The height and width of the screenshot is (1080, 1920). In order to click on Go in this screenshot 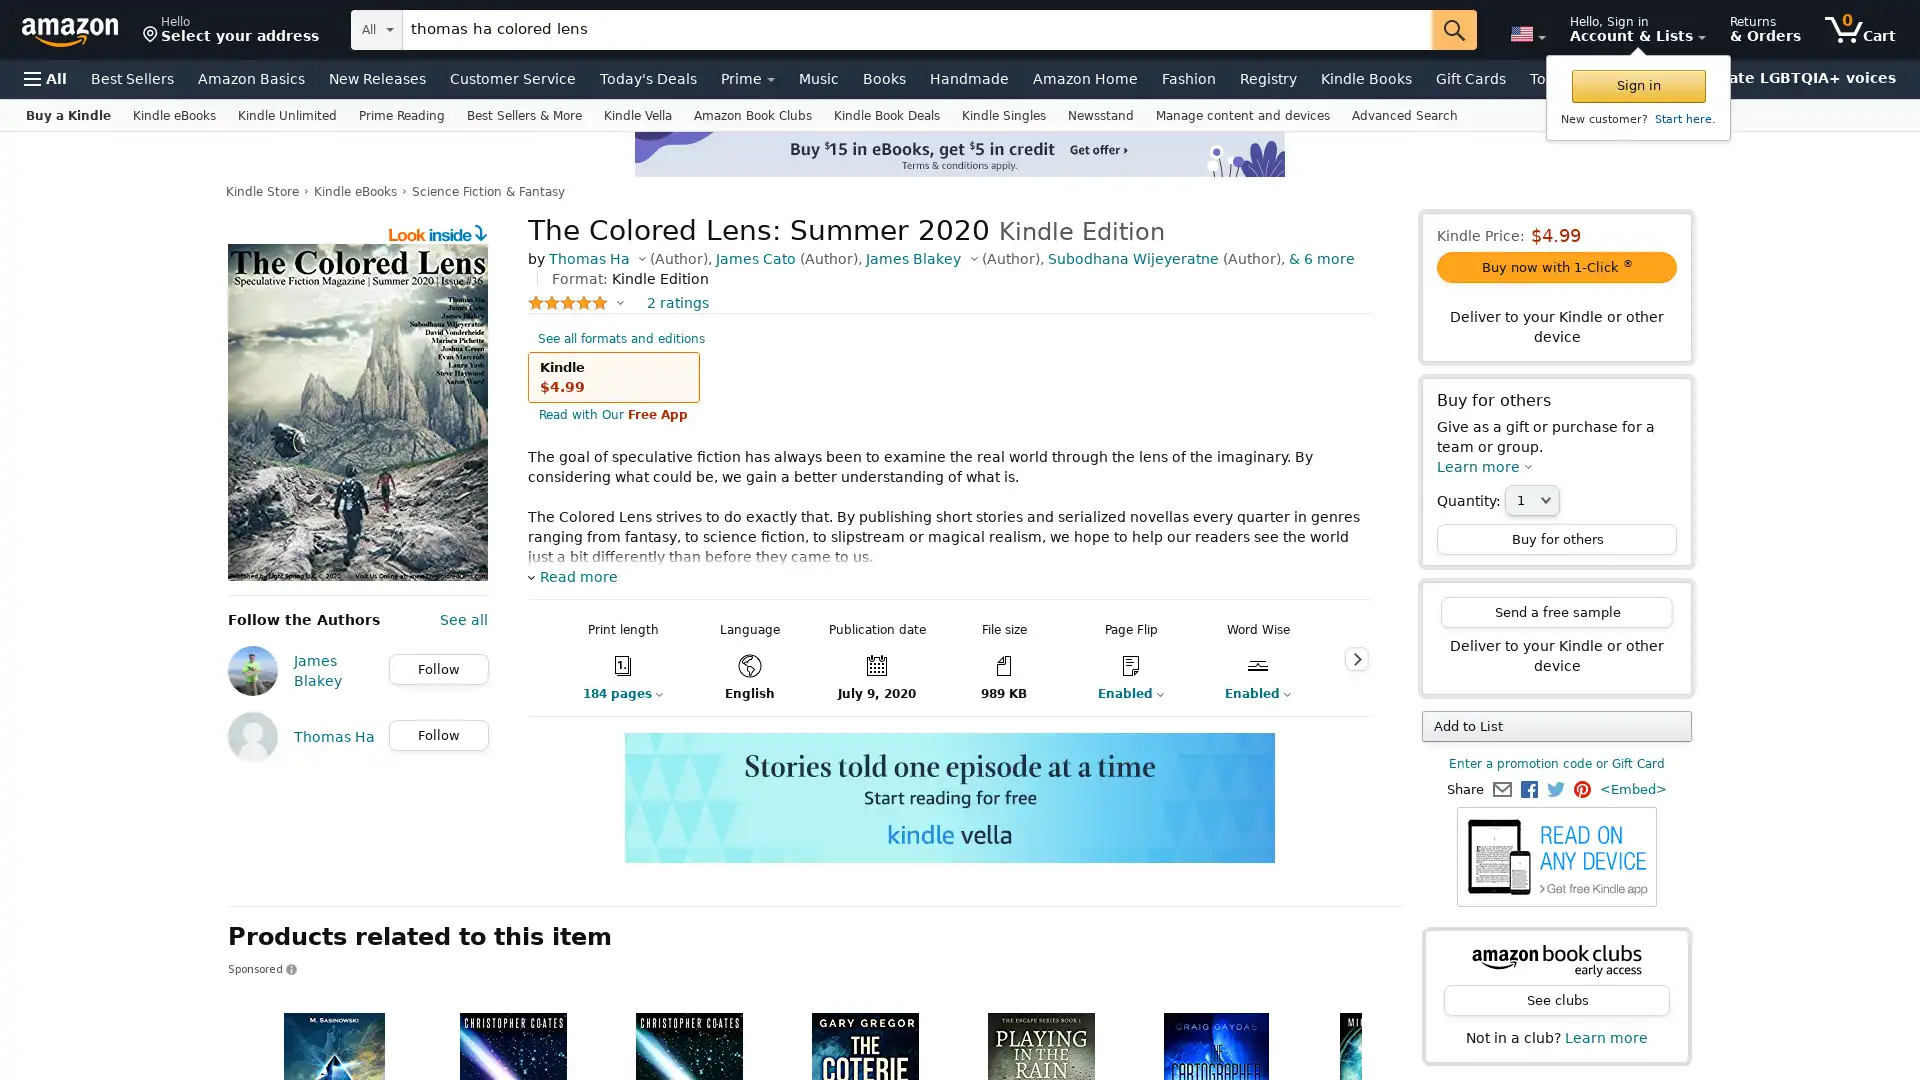, I will do `click(1454, 30)`.